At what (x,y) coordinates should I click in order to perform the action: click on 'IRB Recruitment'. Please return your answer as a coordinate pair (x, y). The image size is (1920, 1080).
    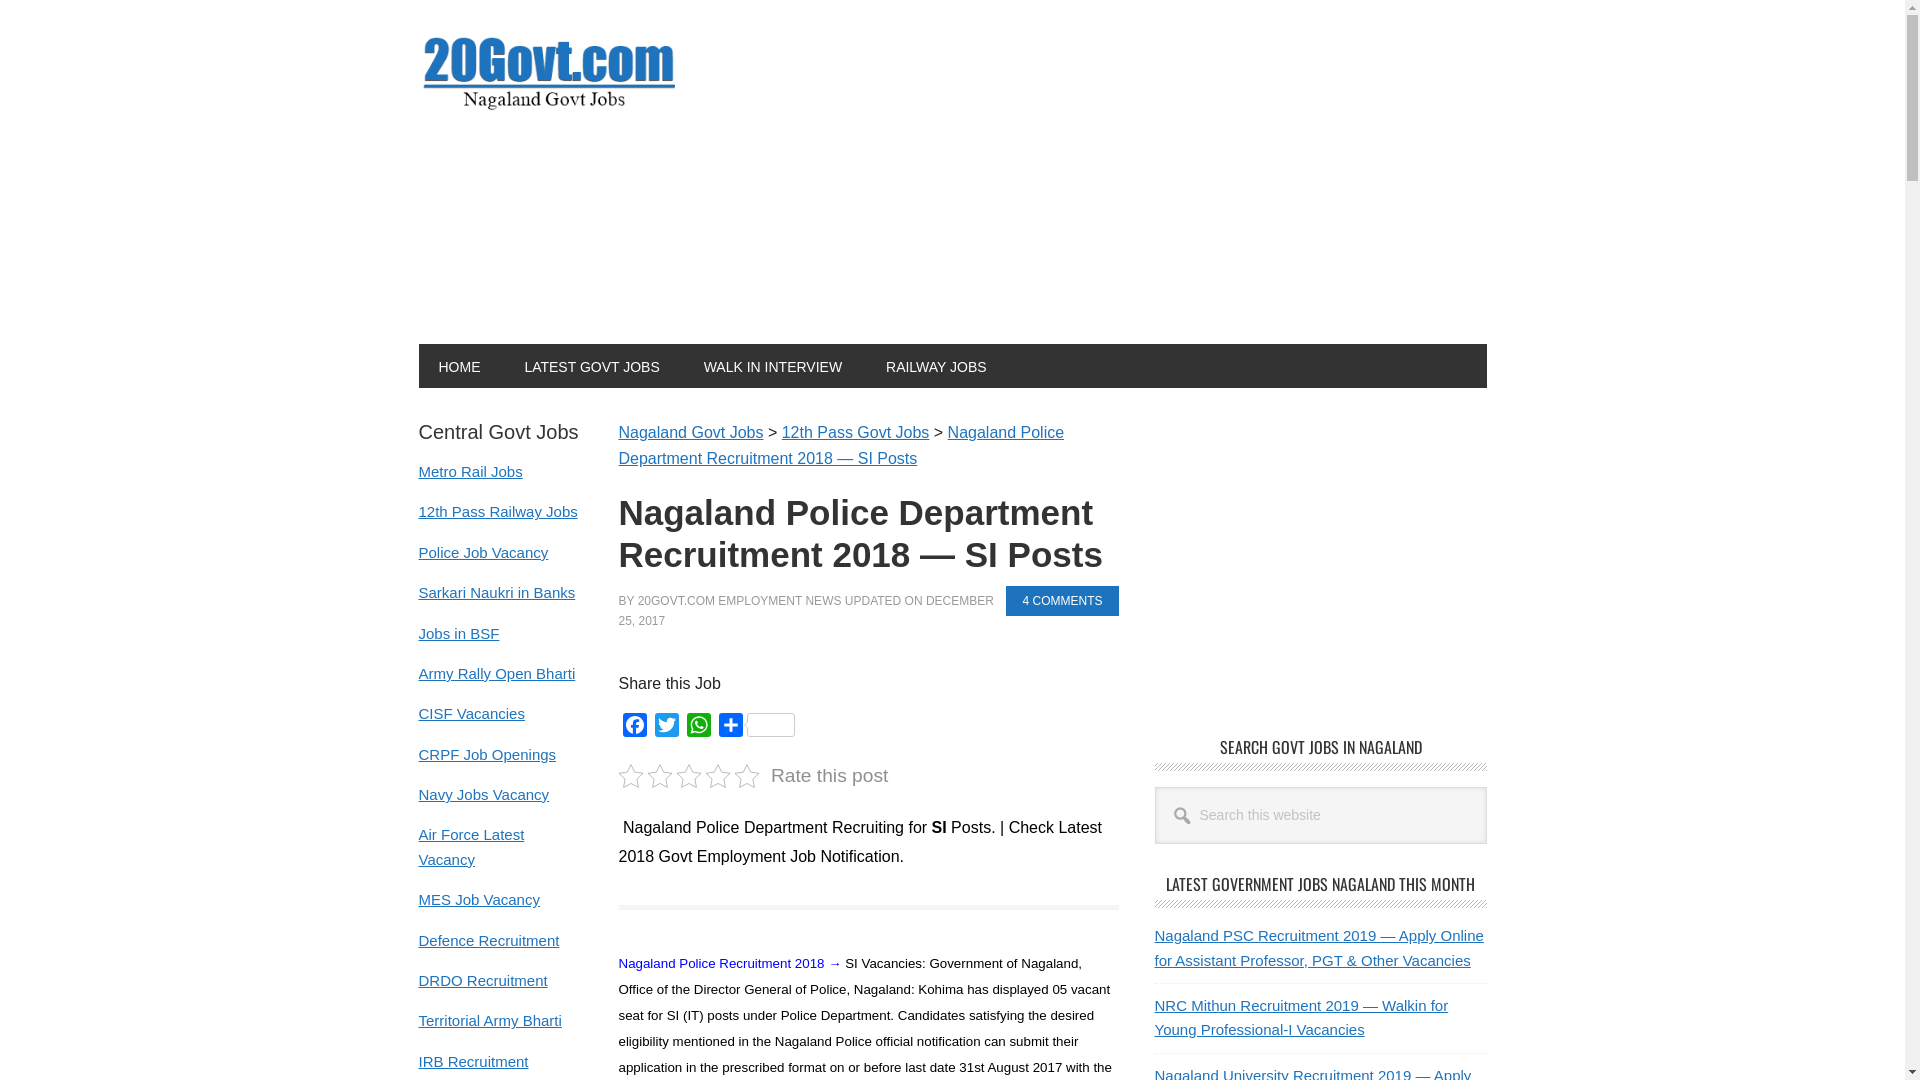
    Looking at the image, I should click on (472, 1060).